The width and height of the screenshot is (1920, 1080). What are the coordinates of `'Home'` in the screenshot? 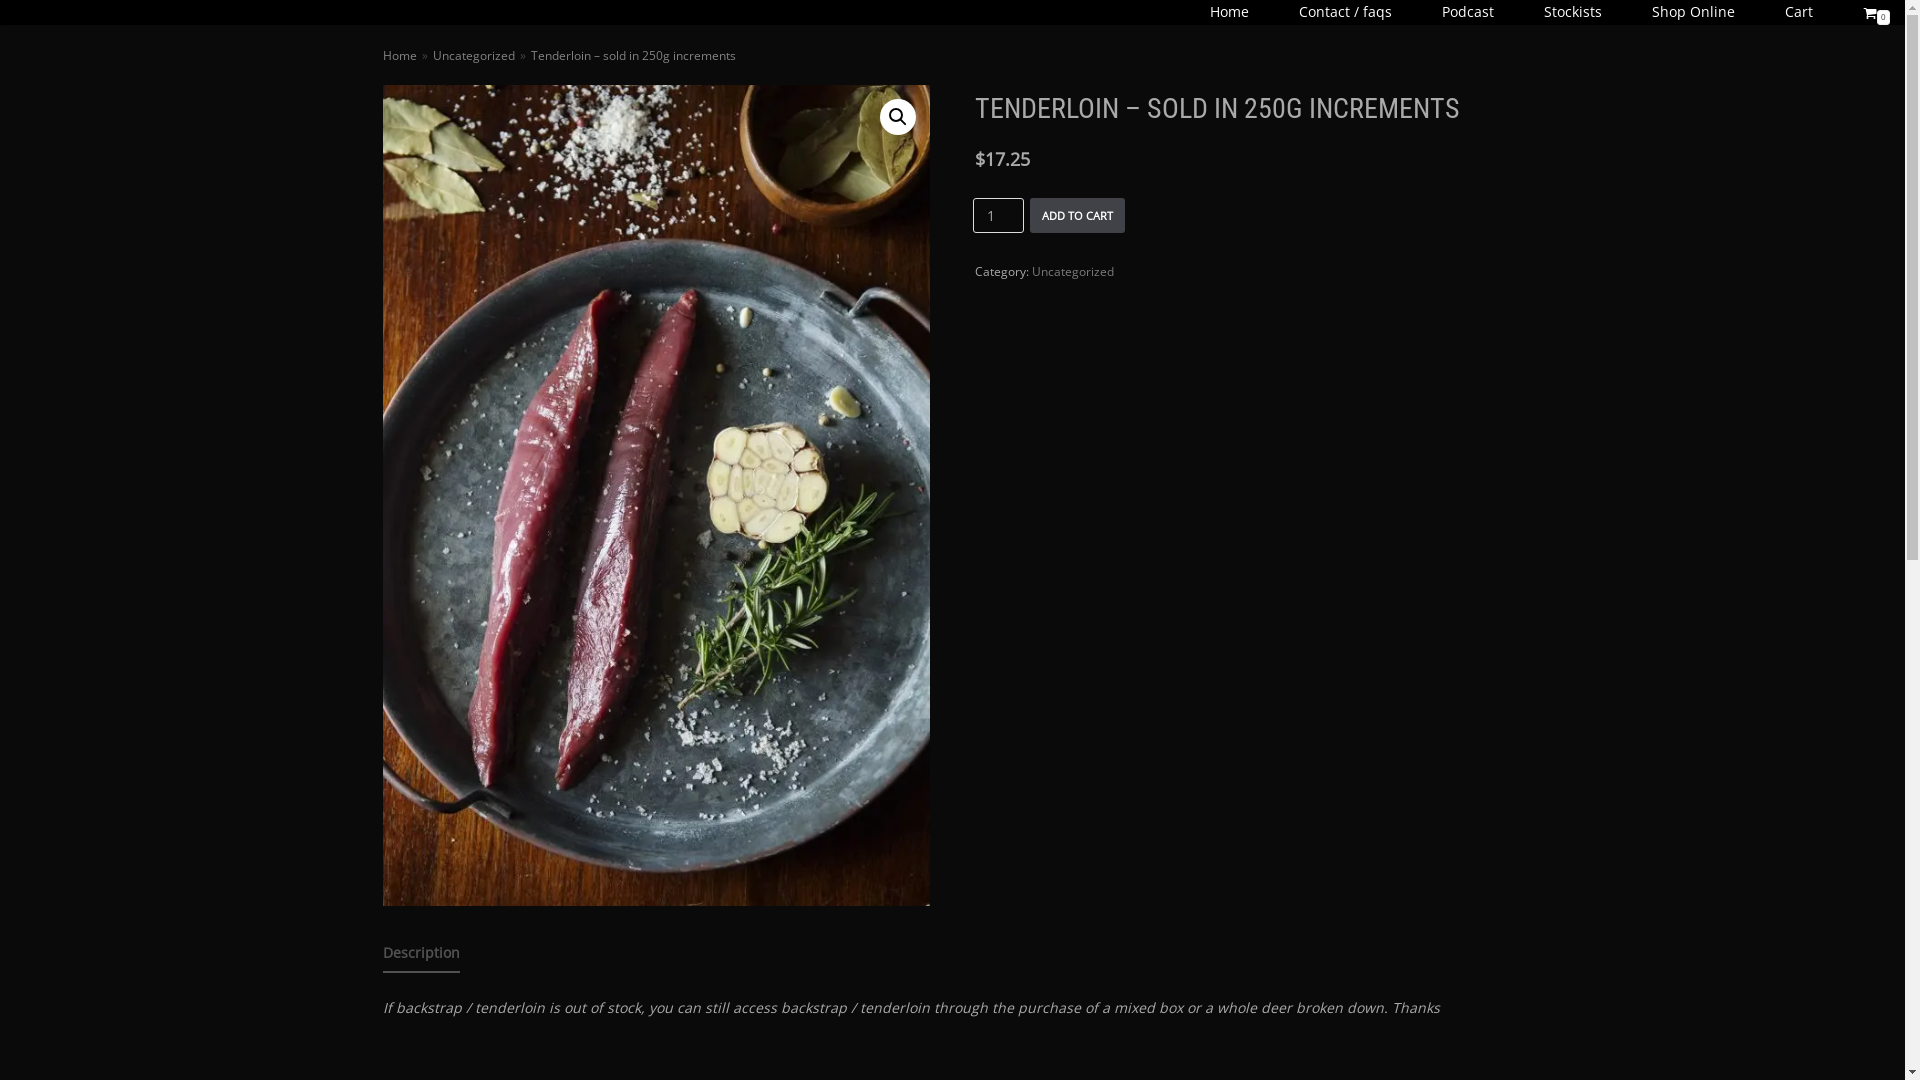 It's located at (398, 53).